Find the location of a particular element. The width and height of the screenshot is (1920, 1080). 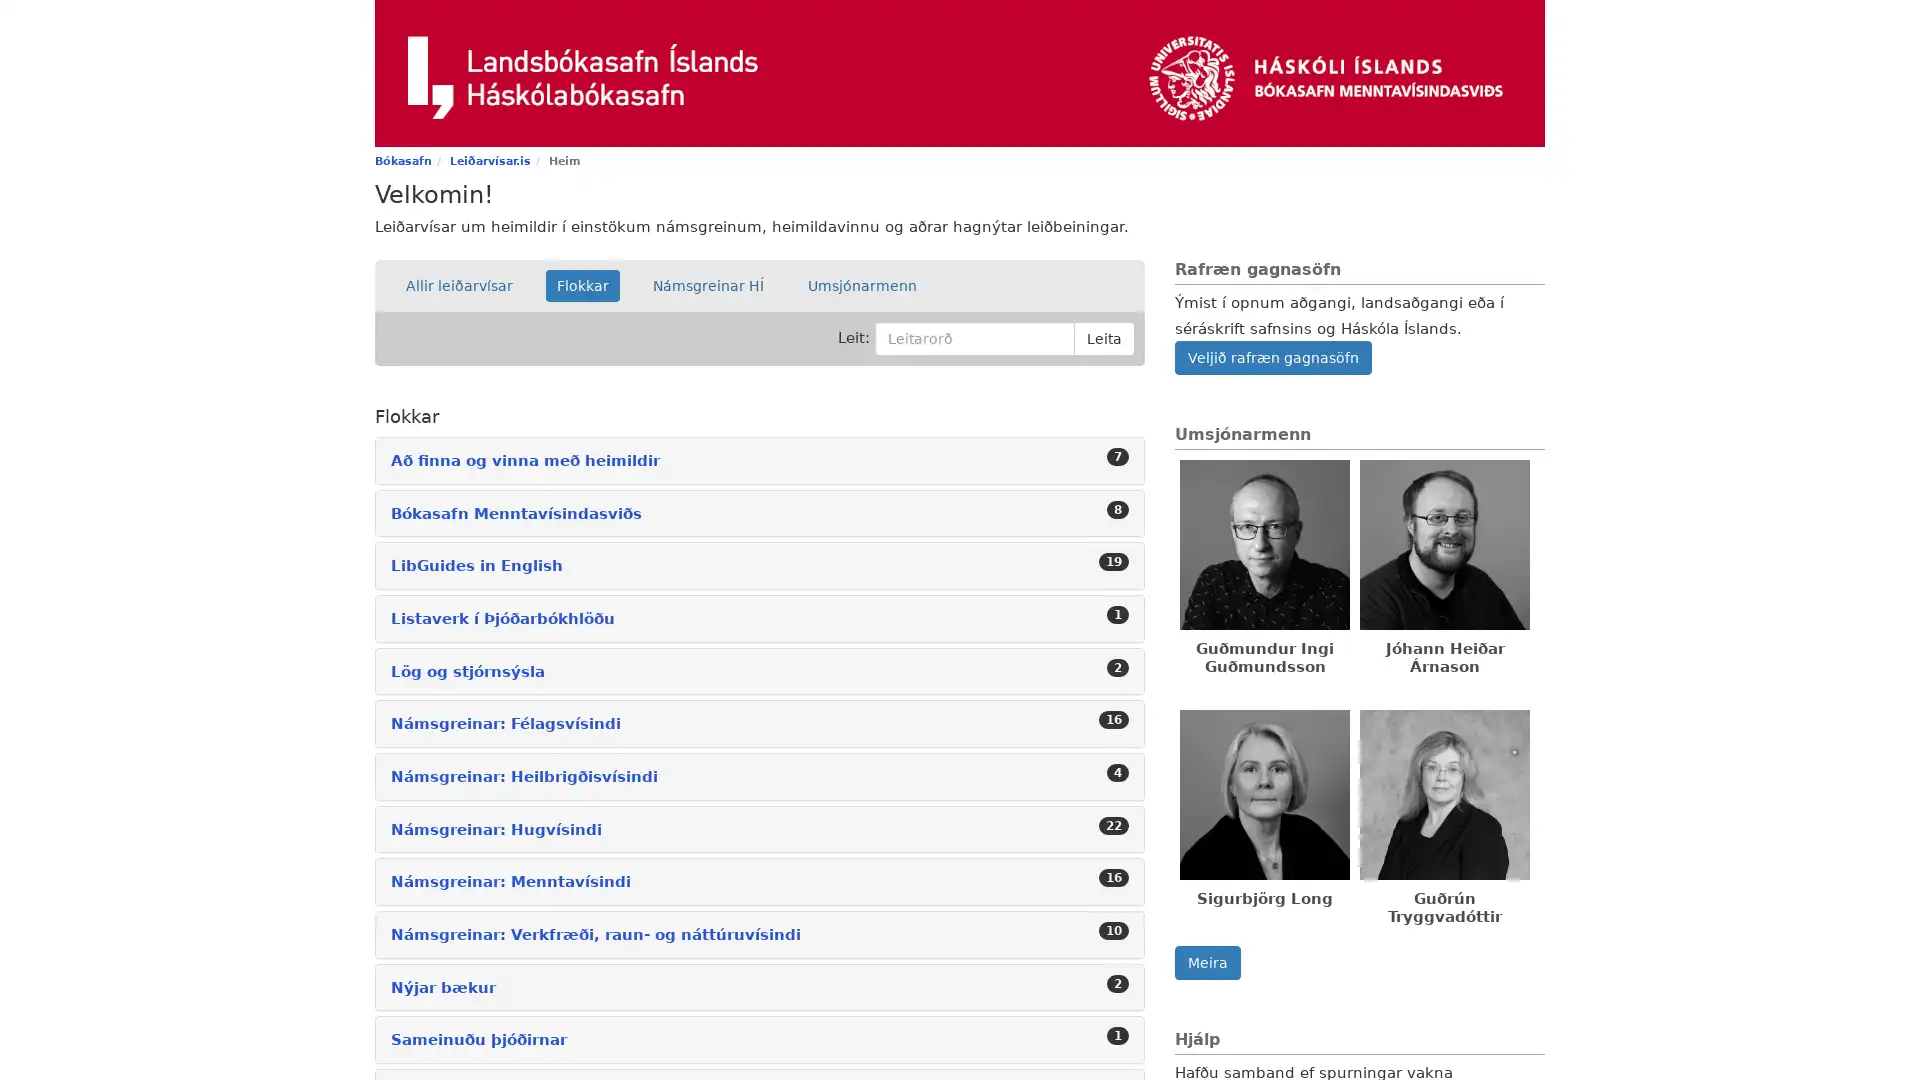

Allir leiarvisar is located at coordinates (458, 285).